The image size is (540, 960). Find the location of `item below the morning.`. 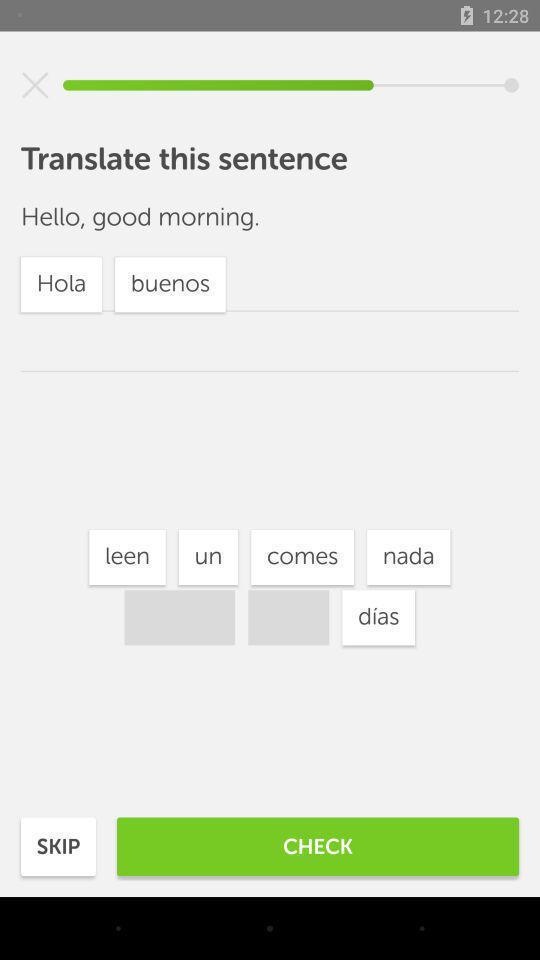

item below the morning. is located at coordinates (301, 557).